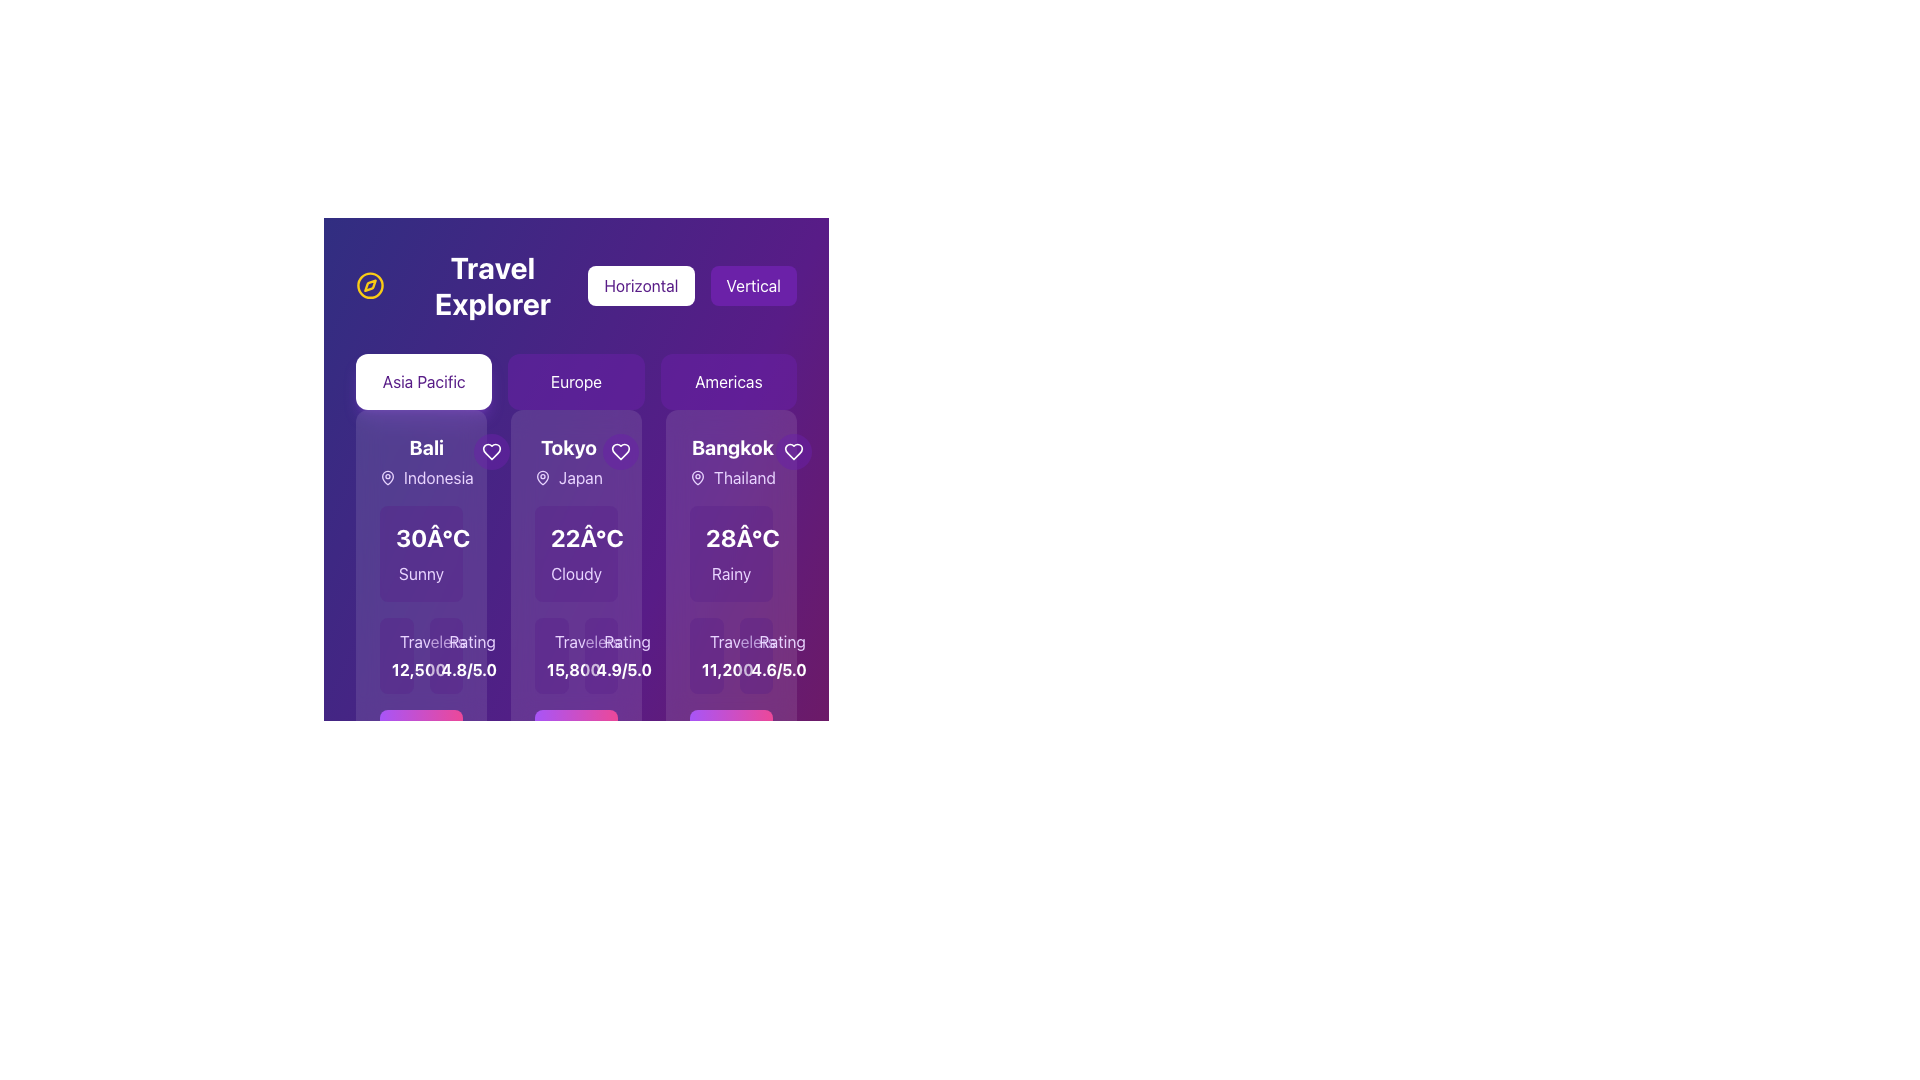 Image resolution: width=1920 pixels, height=1080 pixels. I want to click on the heart-shaped icon filled with purple, so click(619, 451).